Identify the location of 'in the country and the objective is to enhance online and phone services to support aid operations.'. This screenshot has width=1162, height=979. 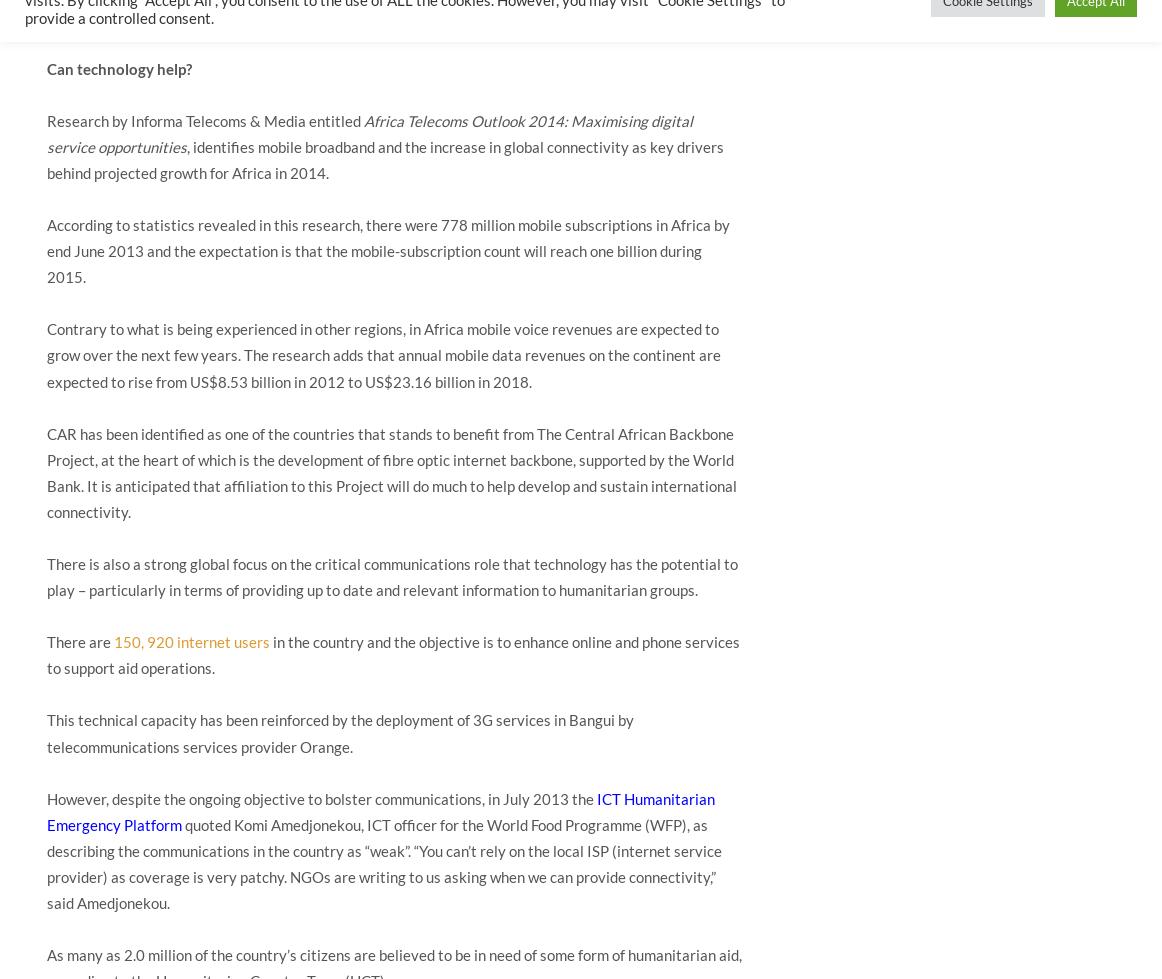
(392, 654).